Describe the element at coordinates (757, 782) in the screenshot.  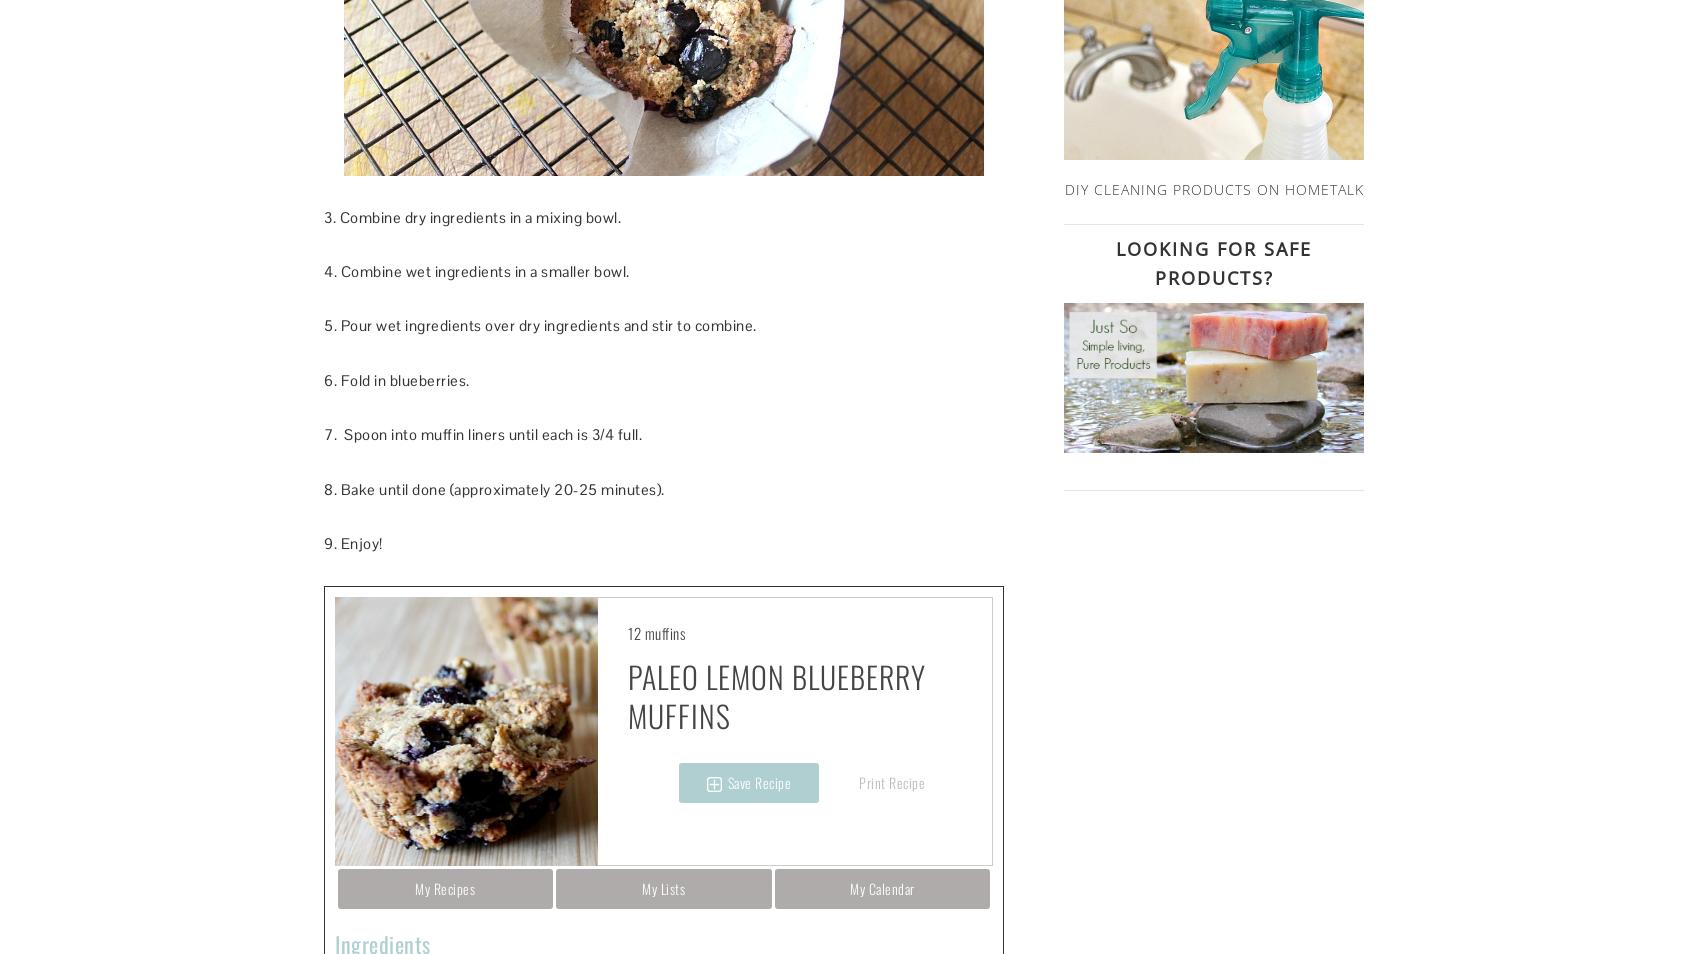
I see `'Save Recipe'` at that location.